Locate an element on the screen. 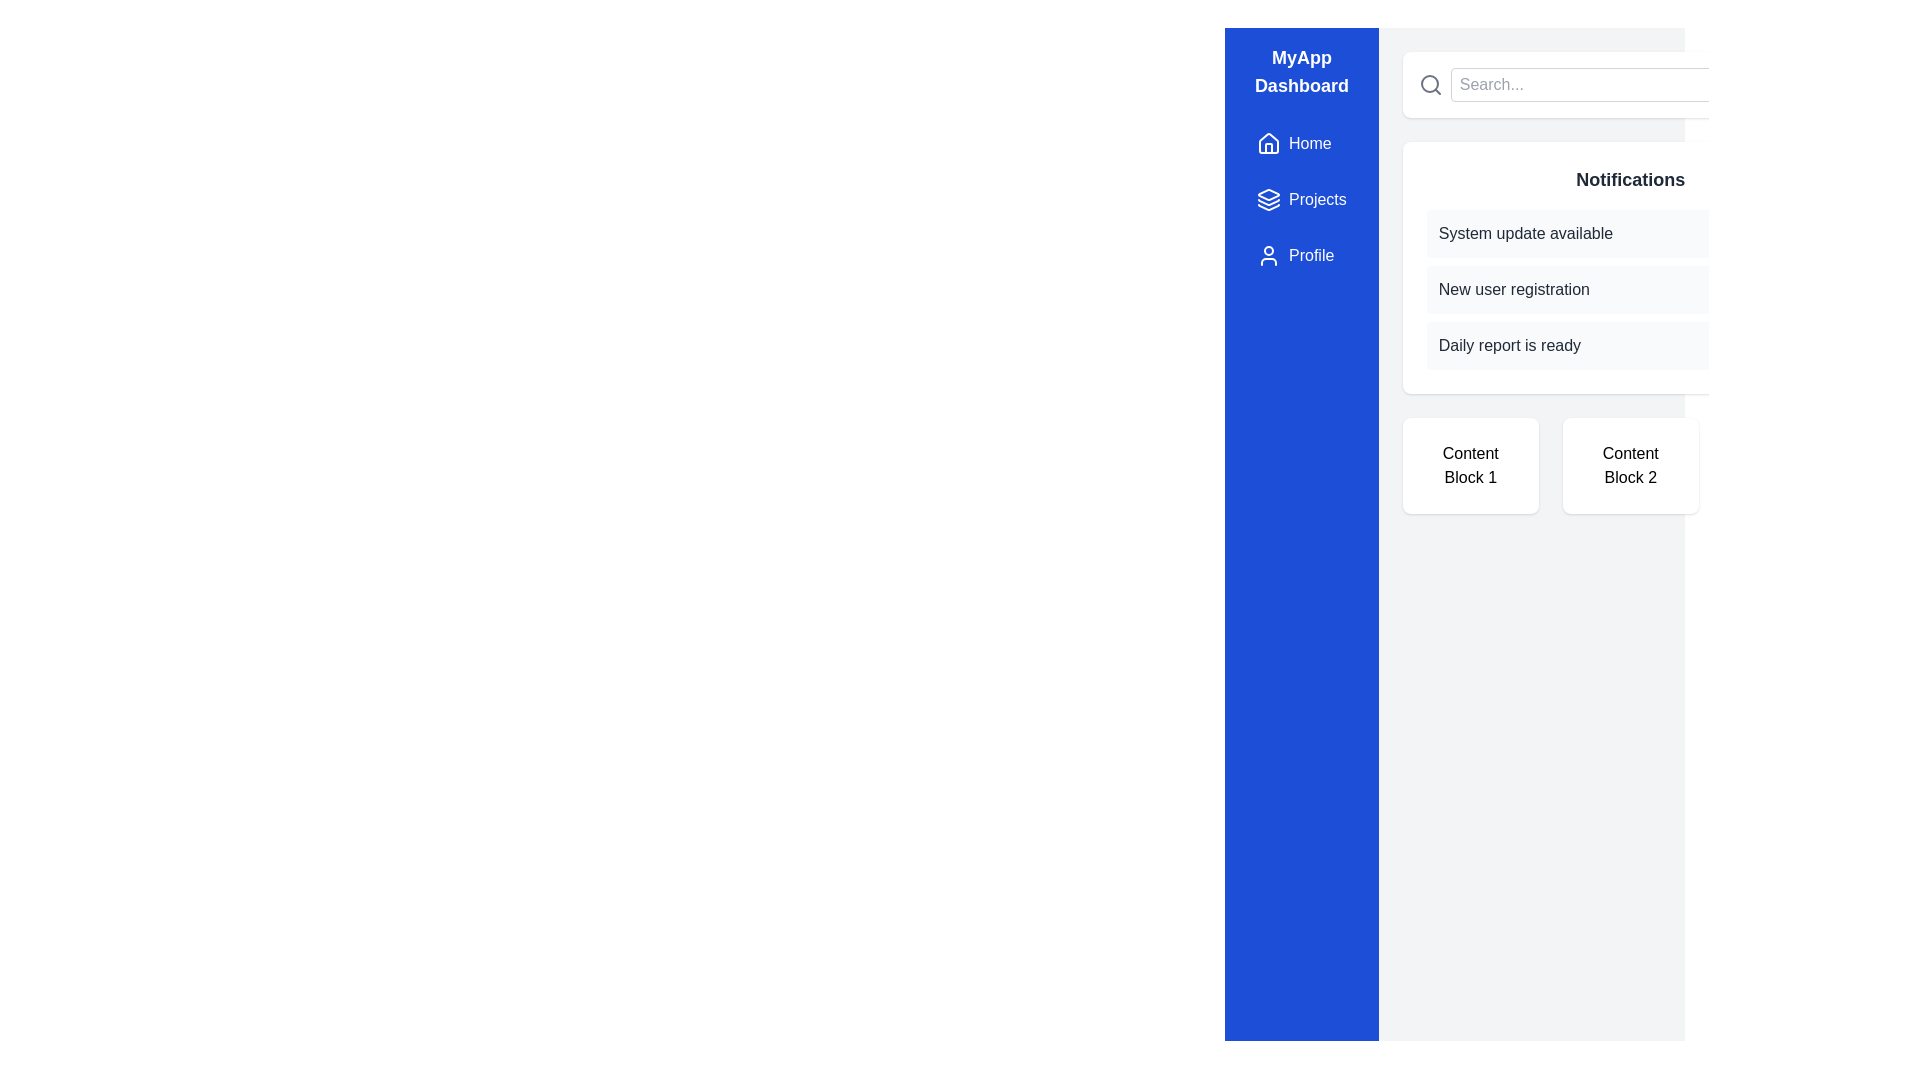 The width and height of the screenshot is (1920, 1080). inside the search input box located in the top-right corner of the interface to focus on it is located at coordinates (1593, 83).